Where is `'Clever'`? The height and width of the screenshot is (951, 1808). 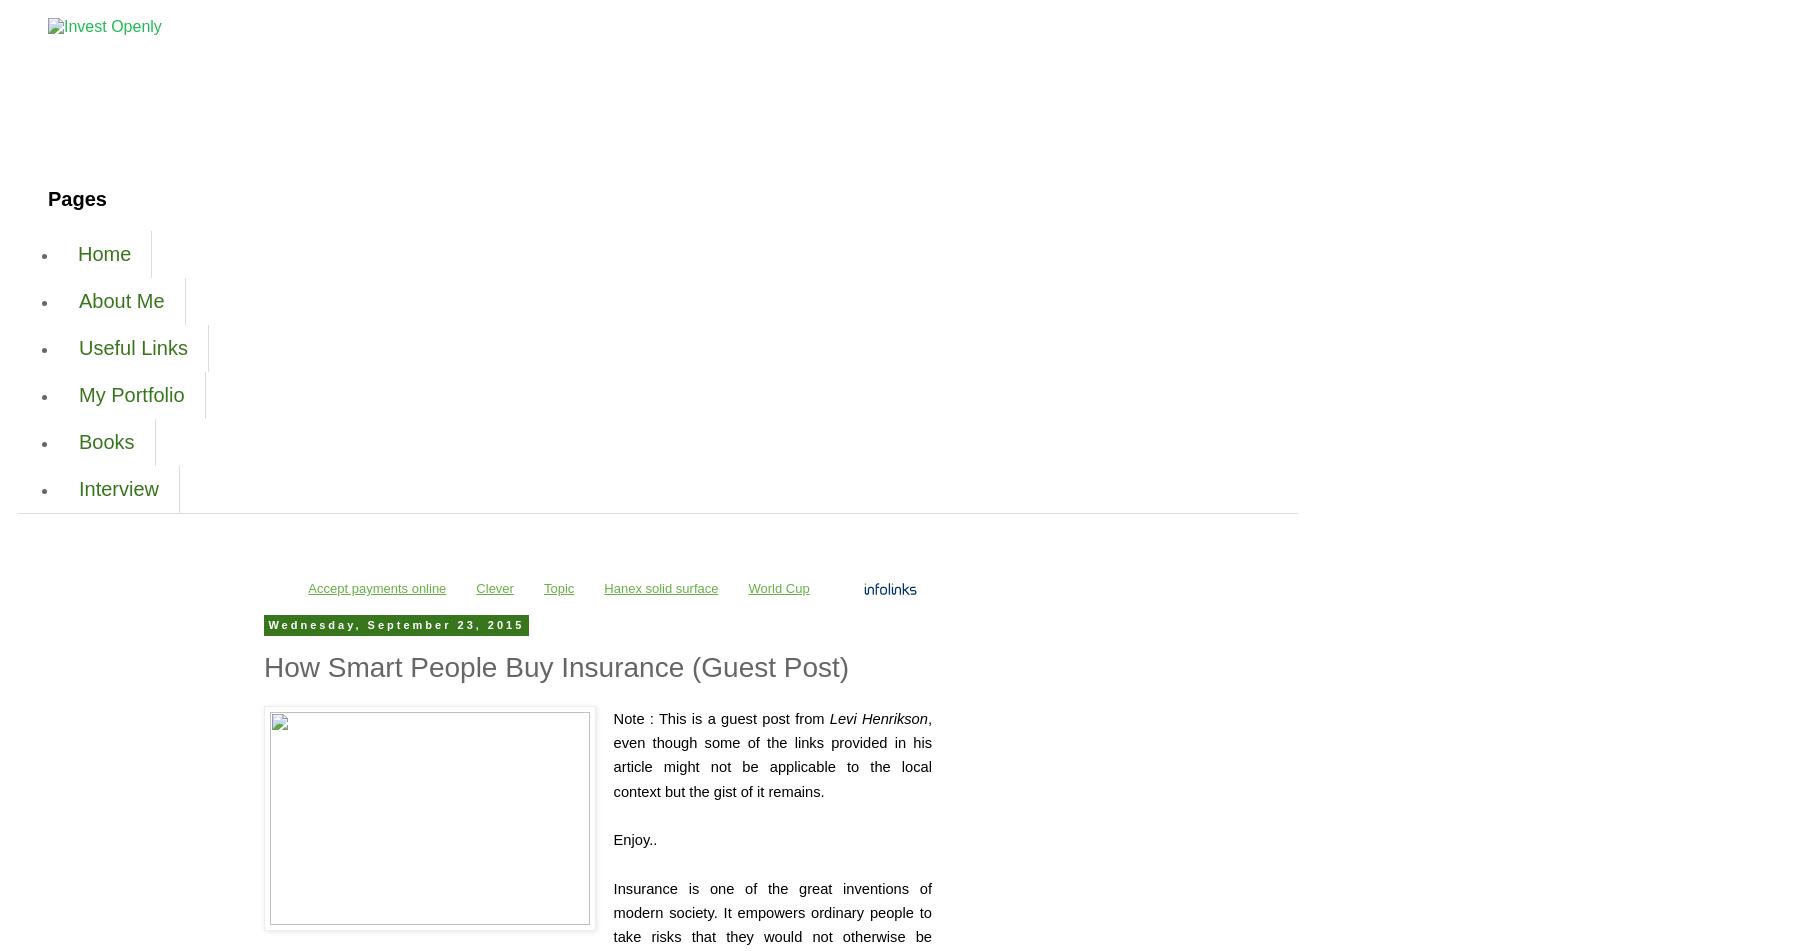
'Clever' is located at coordinates (494, 587).